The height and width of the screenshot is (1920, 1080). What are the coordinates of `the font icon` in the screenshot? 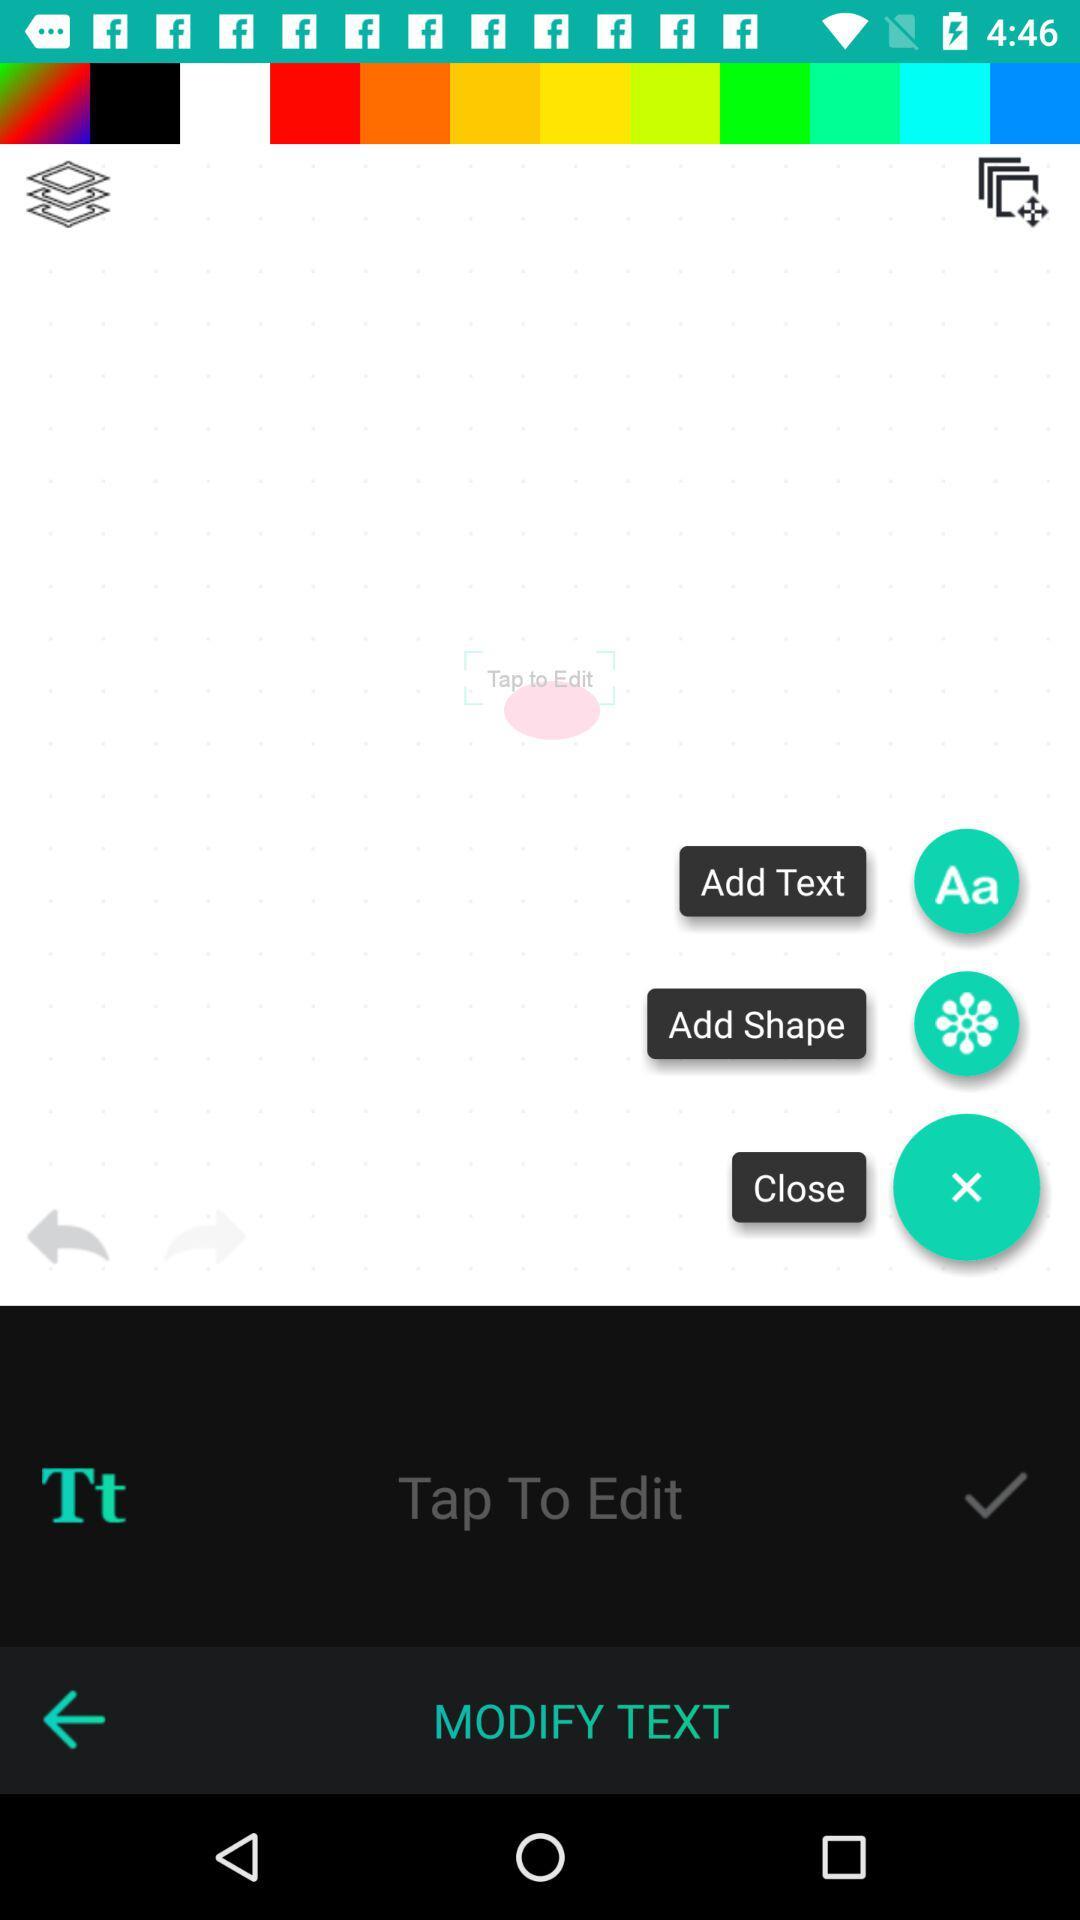 It's located at (965, 880).